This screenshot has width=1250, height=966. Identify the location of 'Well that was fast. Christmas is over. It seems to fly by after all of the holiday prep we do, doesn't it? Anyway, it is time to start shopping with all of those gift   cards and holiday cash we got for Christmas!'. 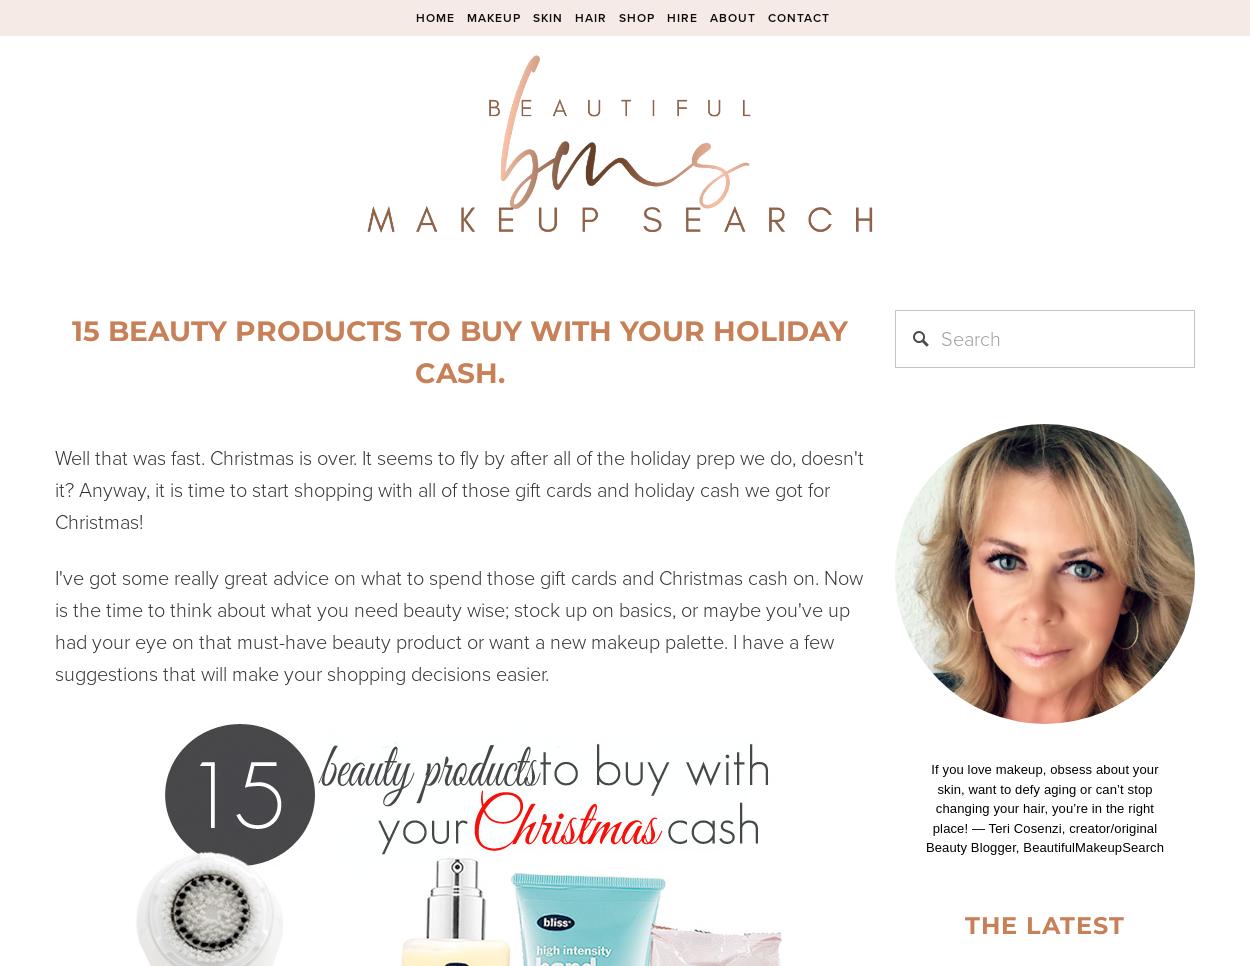
(458, 488).